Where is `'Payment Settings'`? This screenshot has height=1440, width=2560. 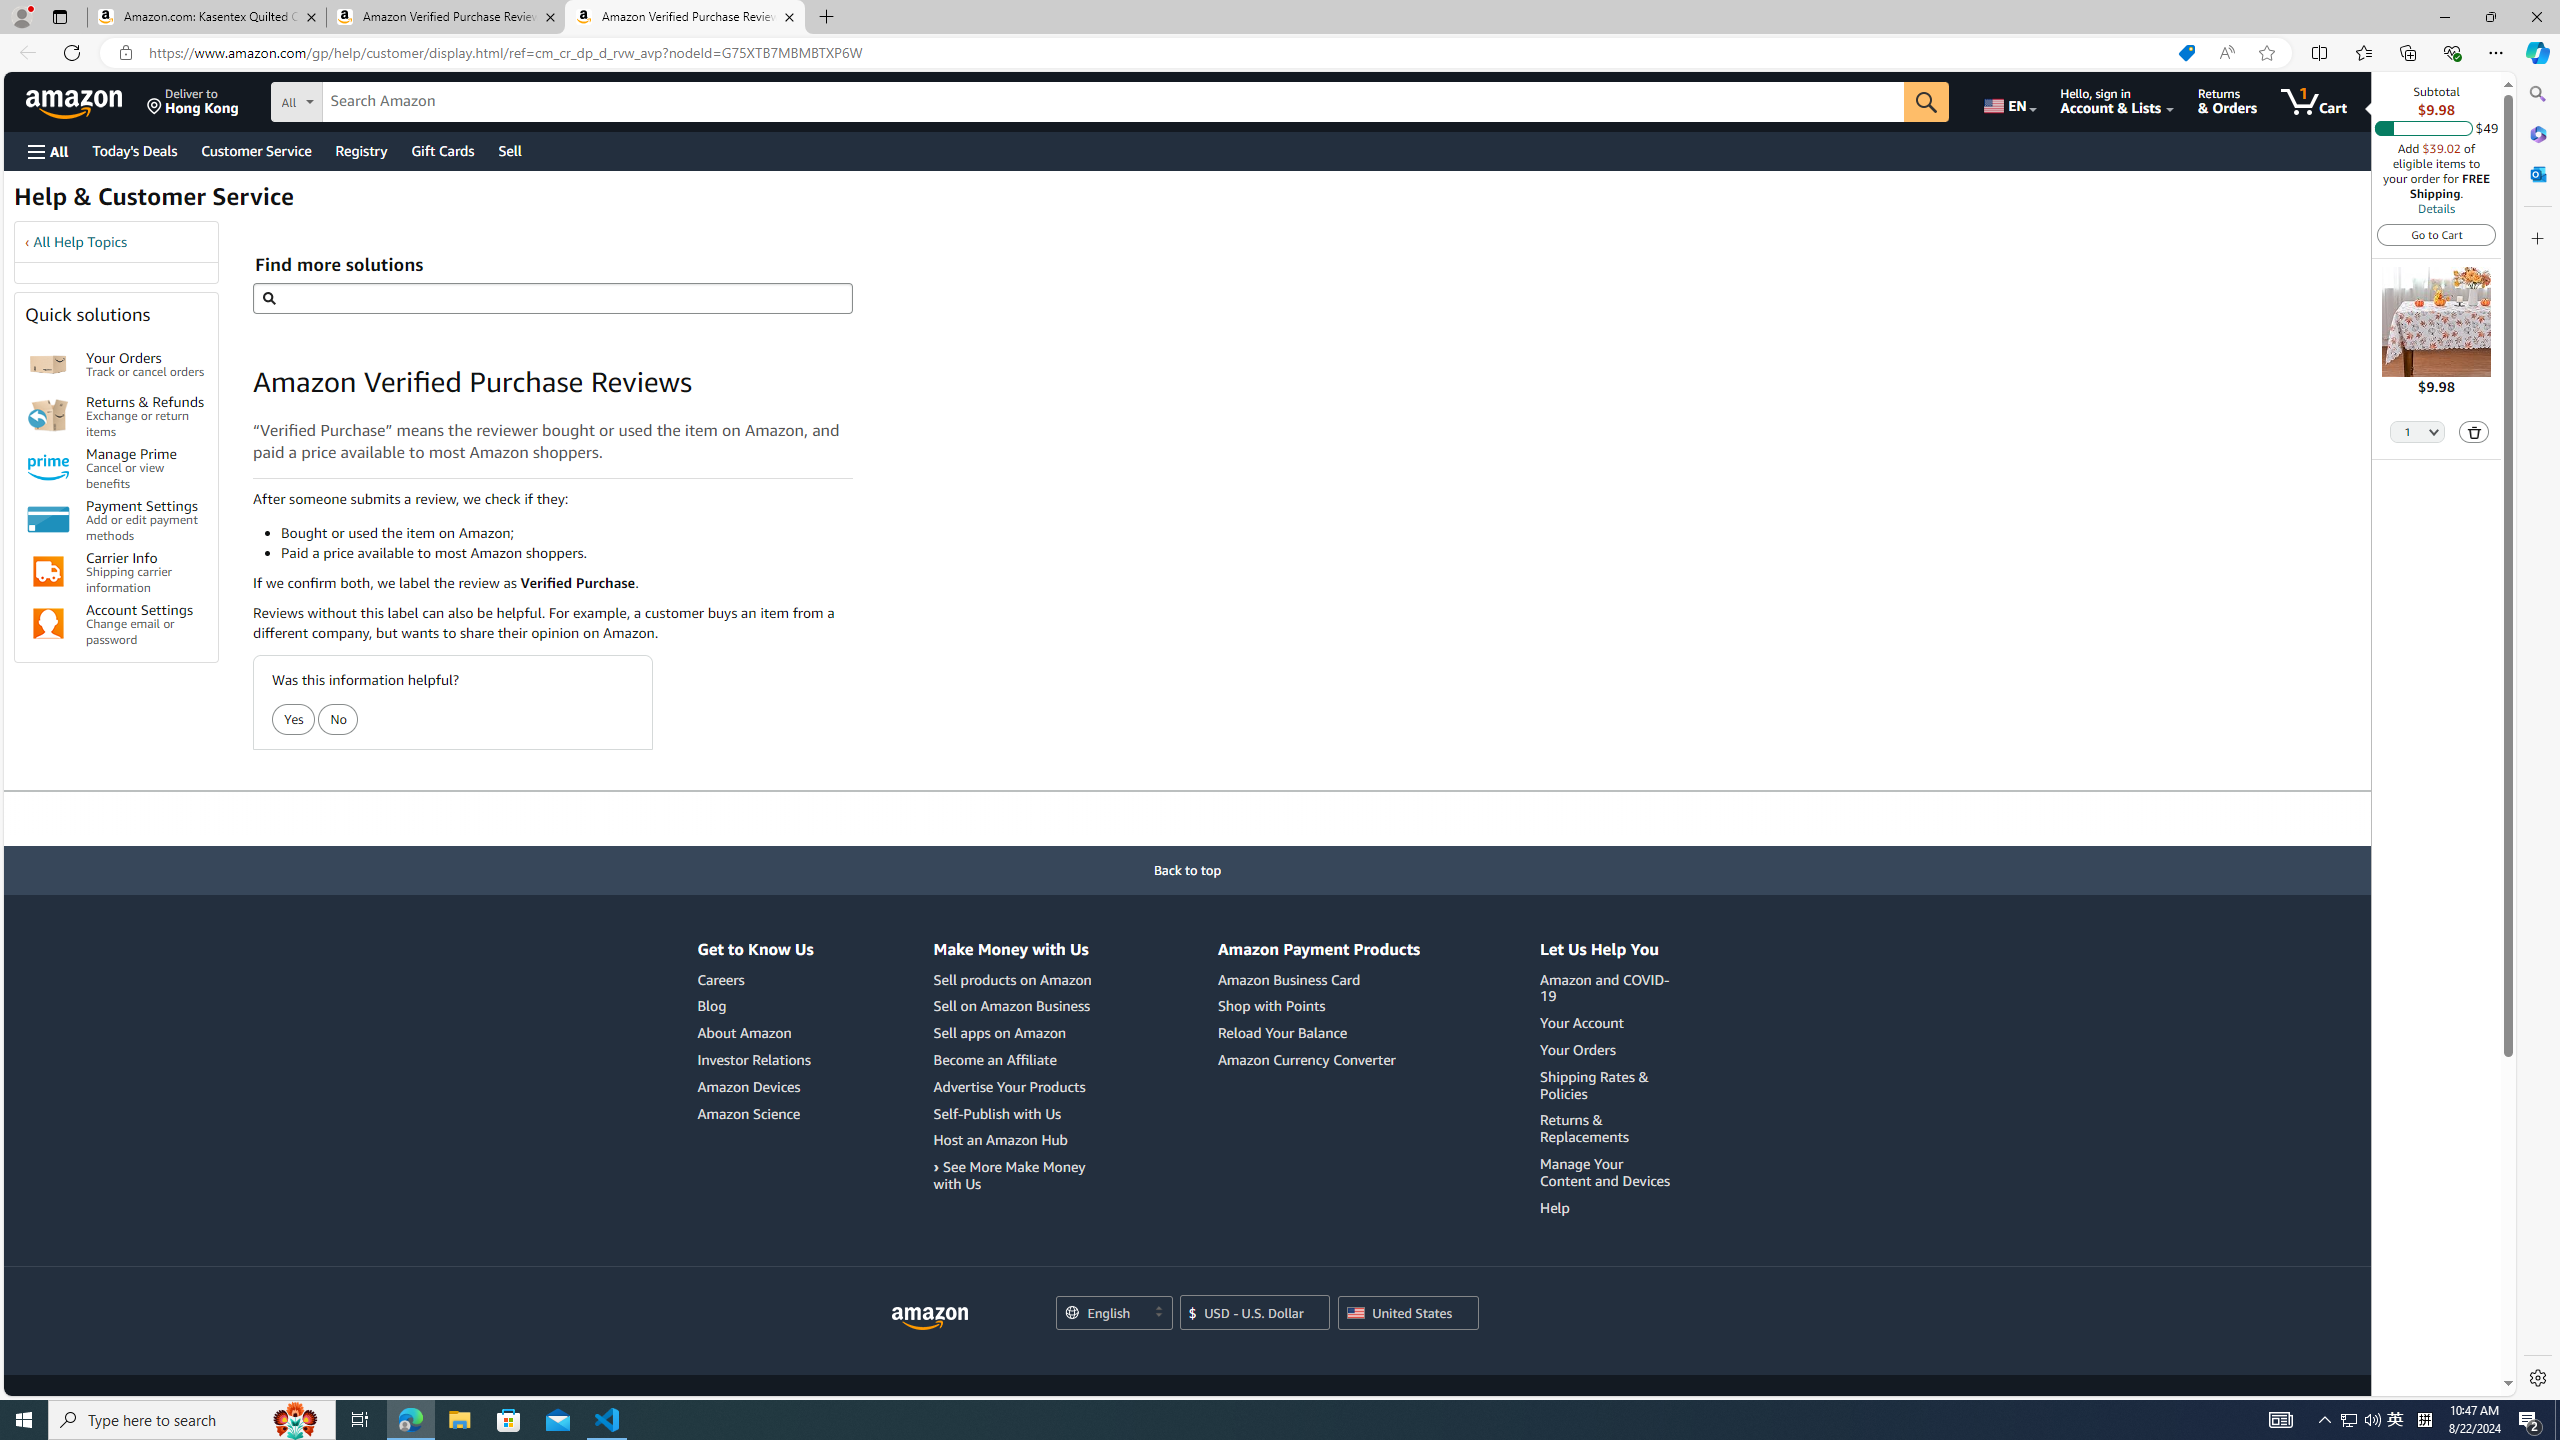
'Payment Settings' is located at coordinates (48, 518).